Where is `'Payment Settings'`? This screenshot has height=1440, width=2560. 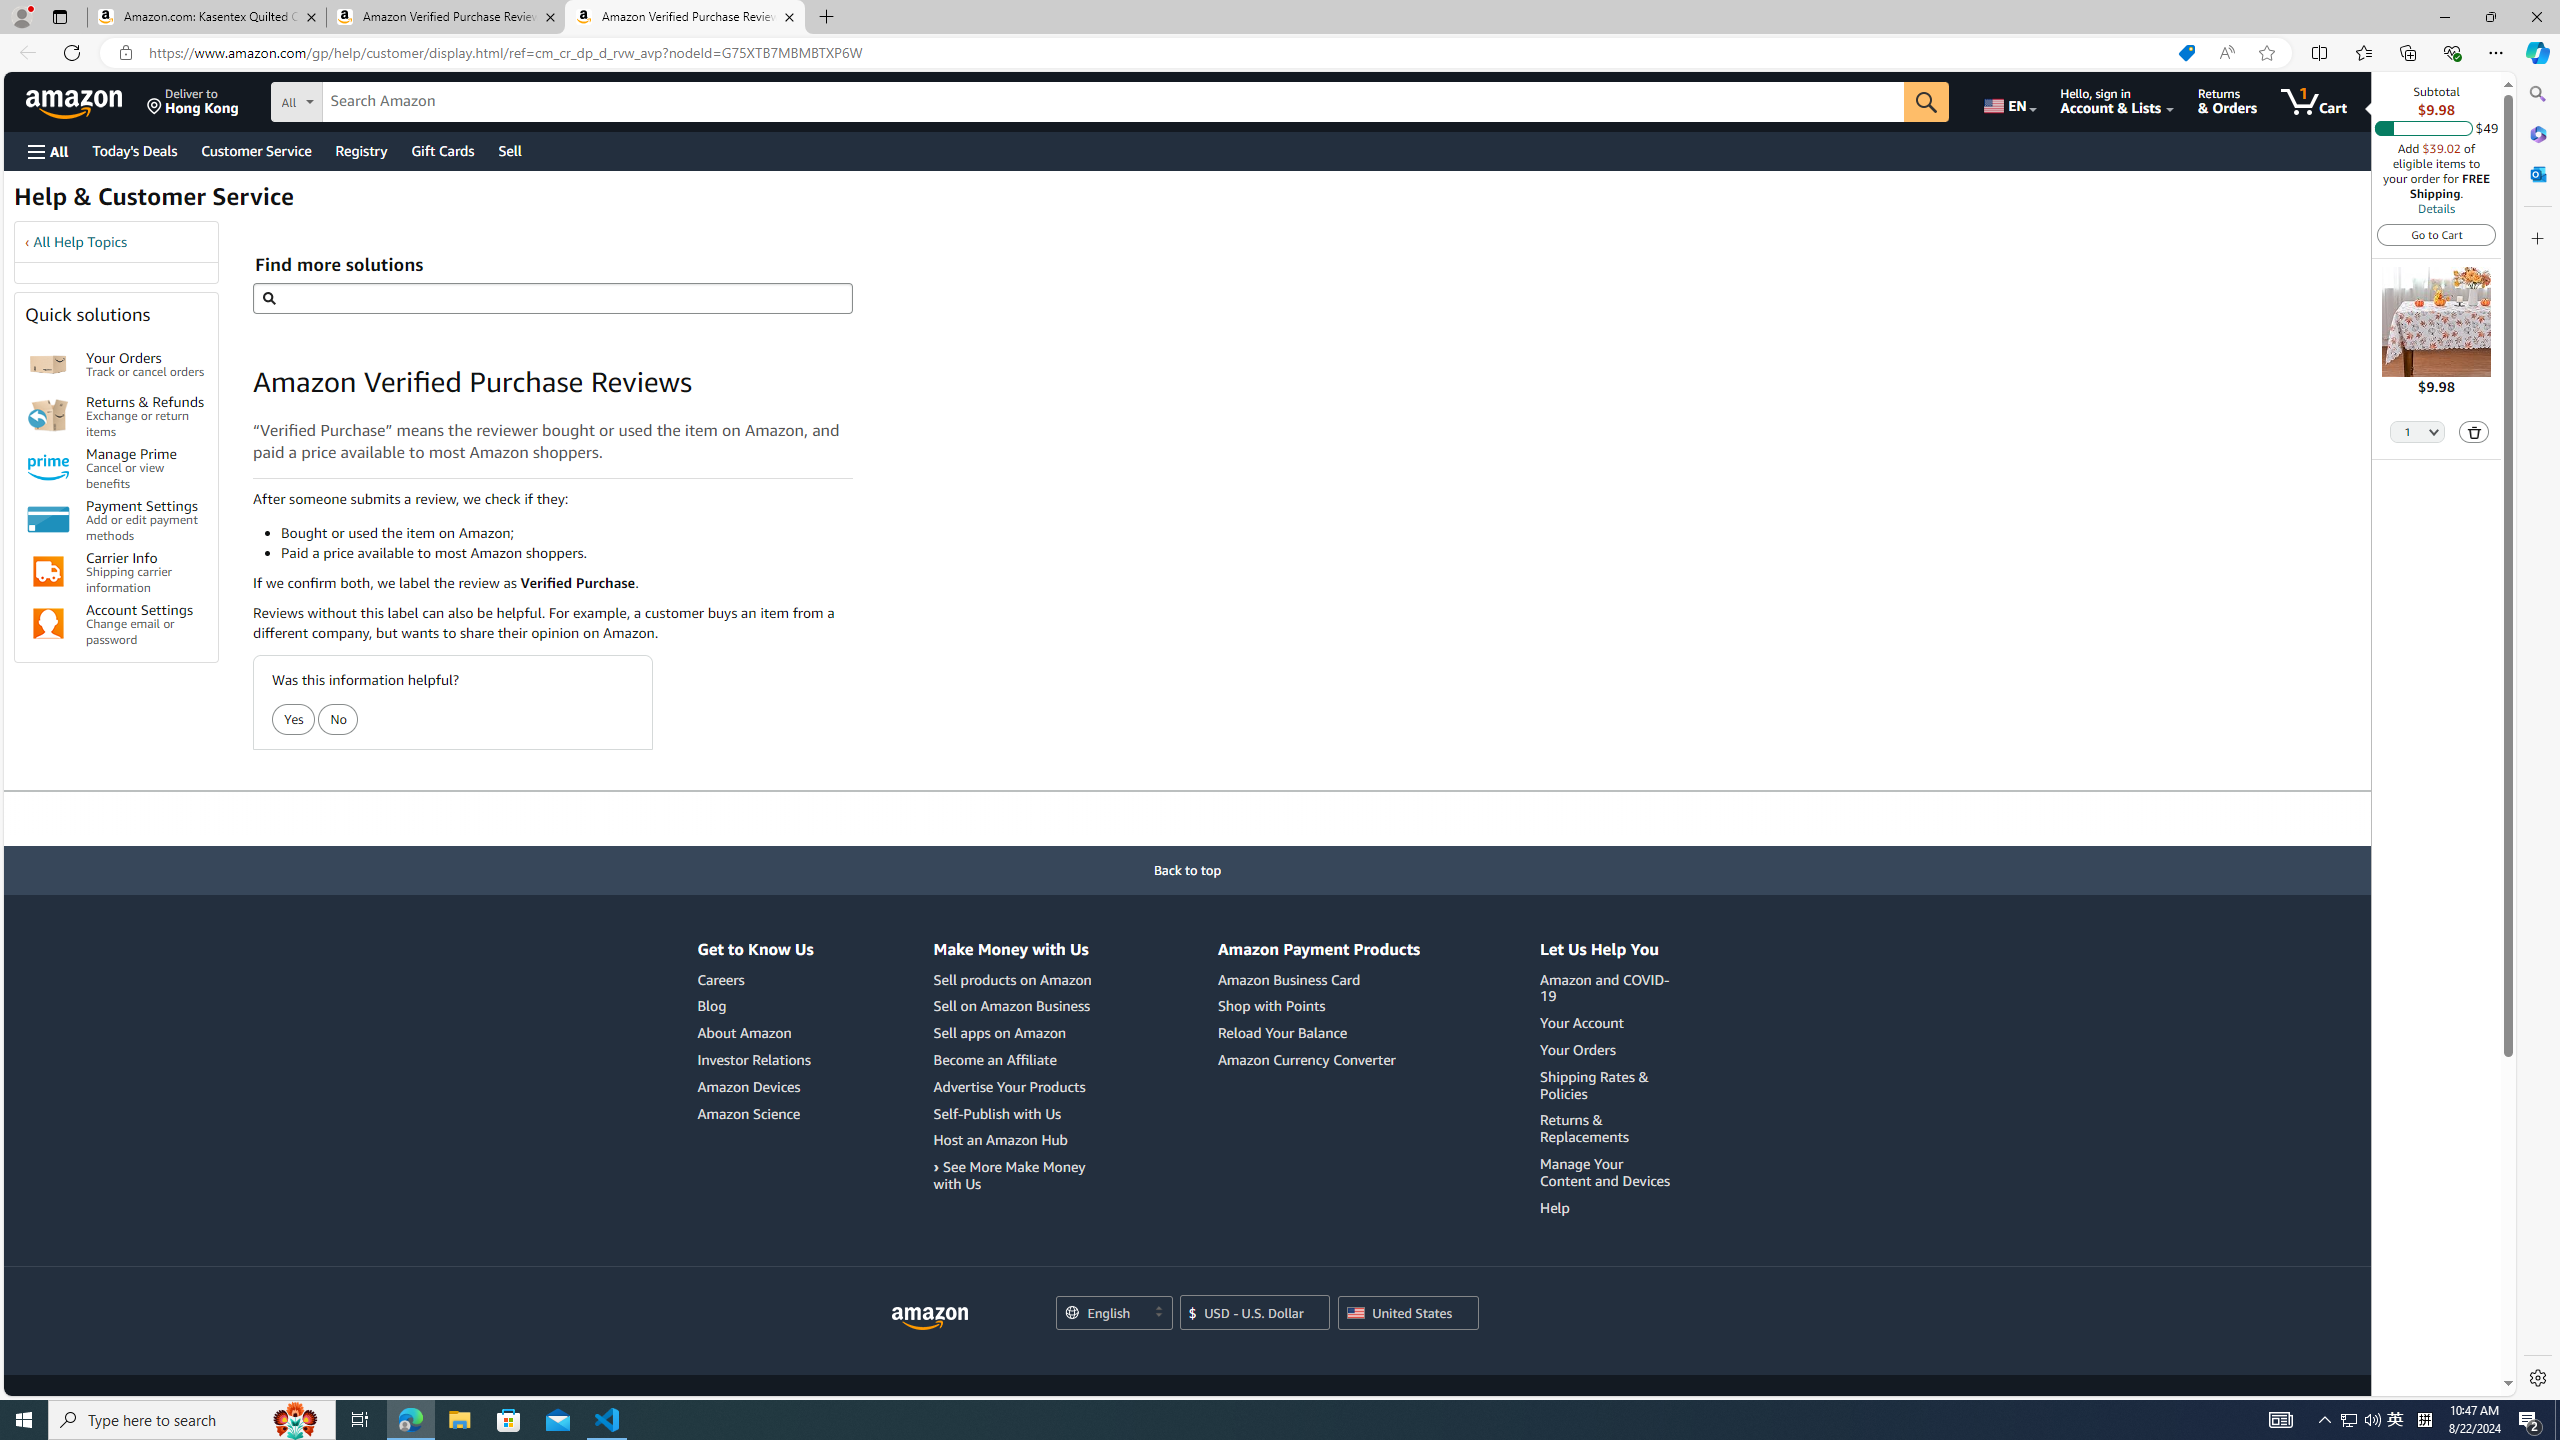
'Payment Settings' is located at coordinates (48, 518).